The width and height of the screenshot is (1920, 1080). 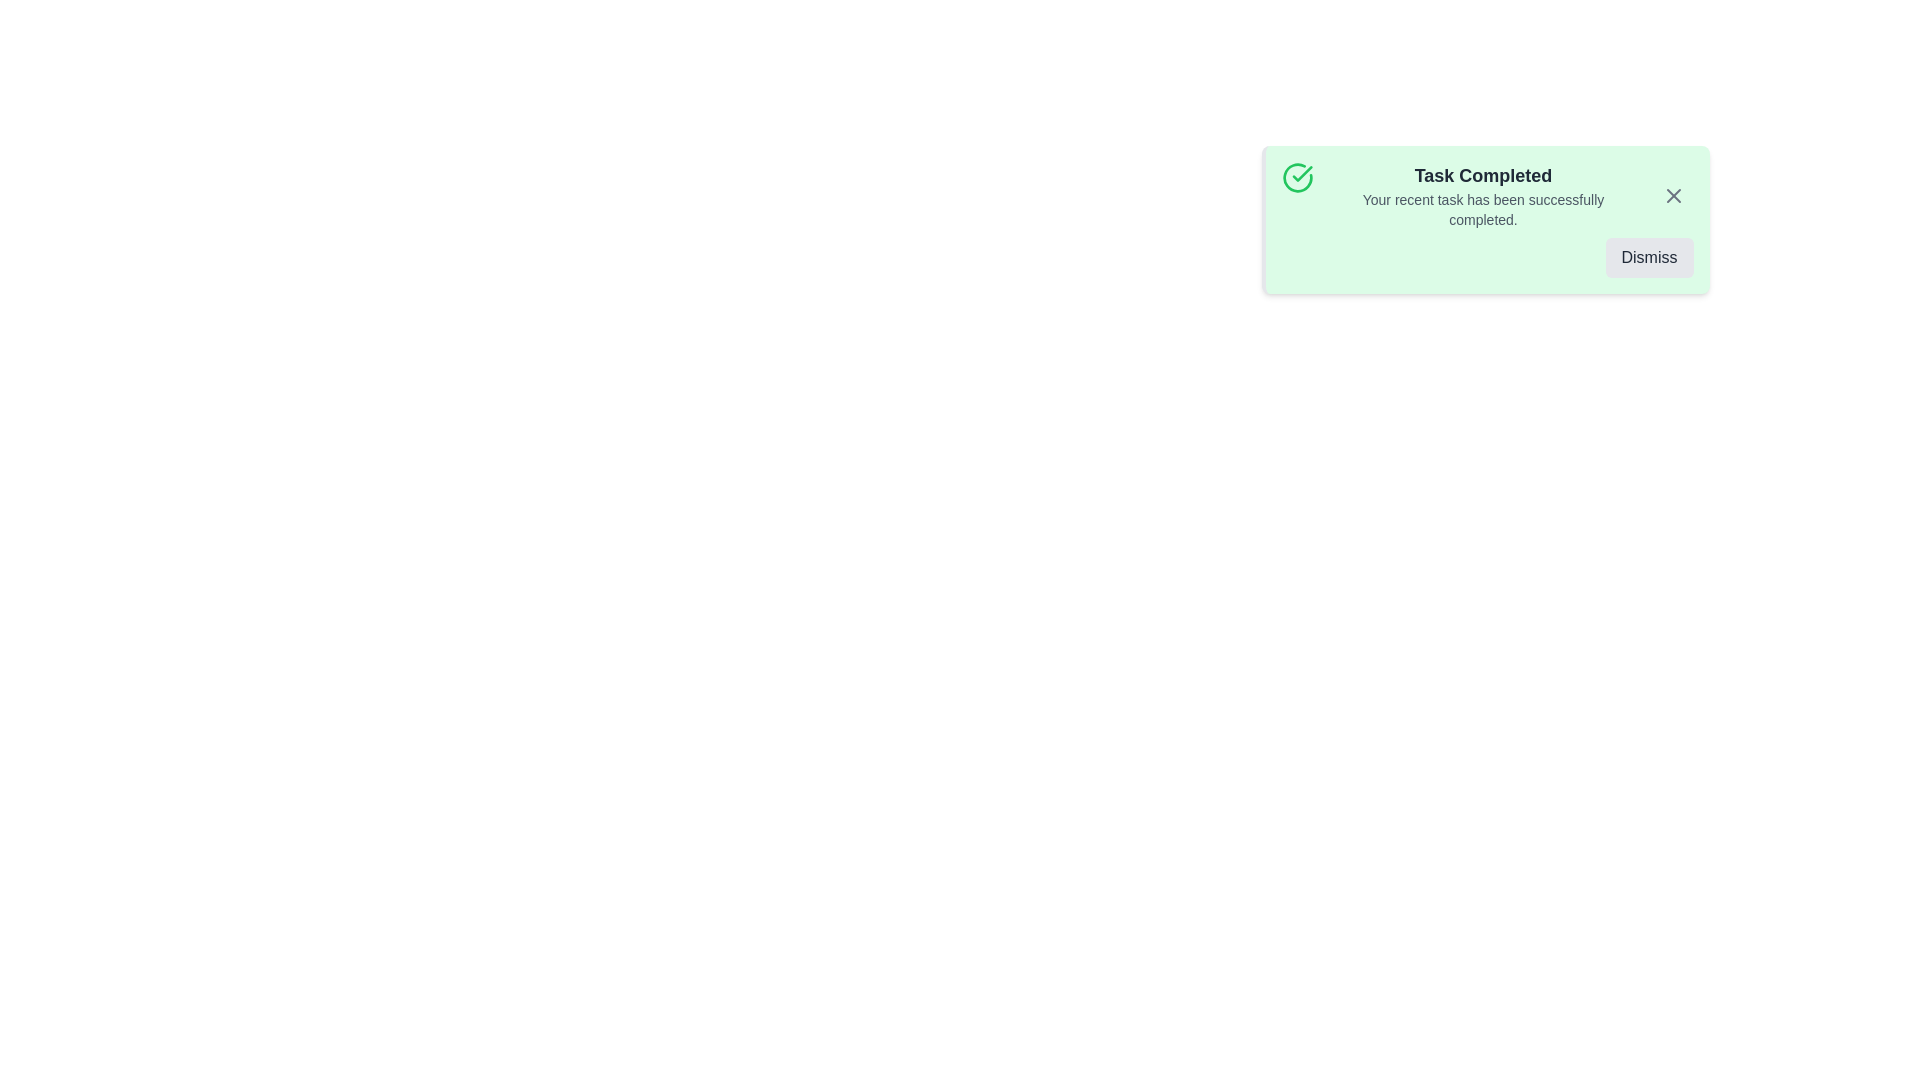 What do you see at coordinates (1673, 196) in the screenshot?
I see `the gray 'X' icon with a circular border located at the top-right corner of the notification box to possibly reveal additional tooltip or highlight effect` at bounding box center [1673, 196].